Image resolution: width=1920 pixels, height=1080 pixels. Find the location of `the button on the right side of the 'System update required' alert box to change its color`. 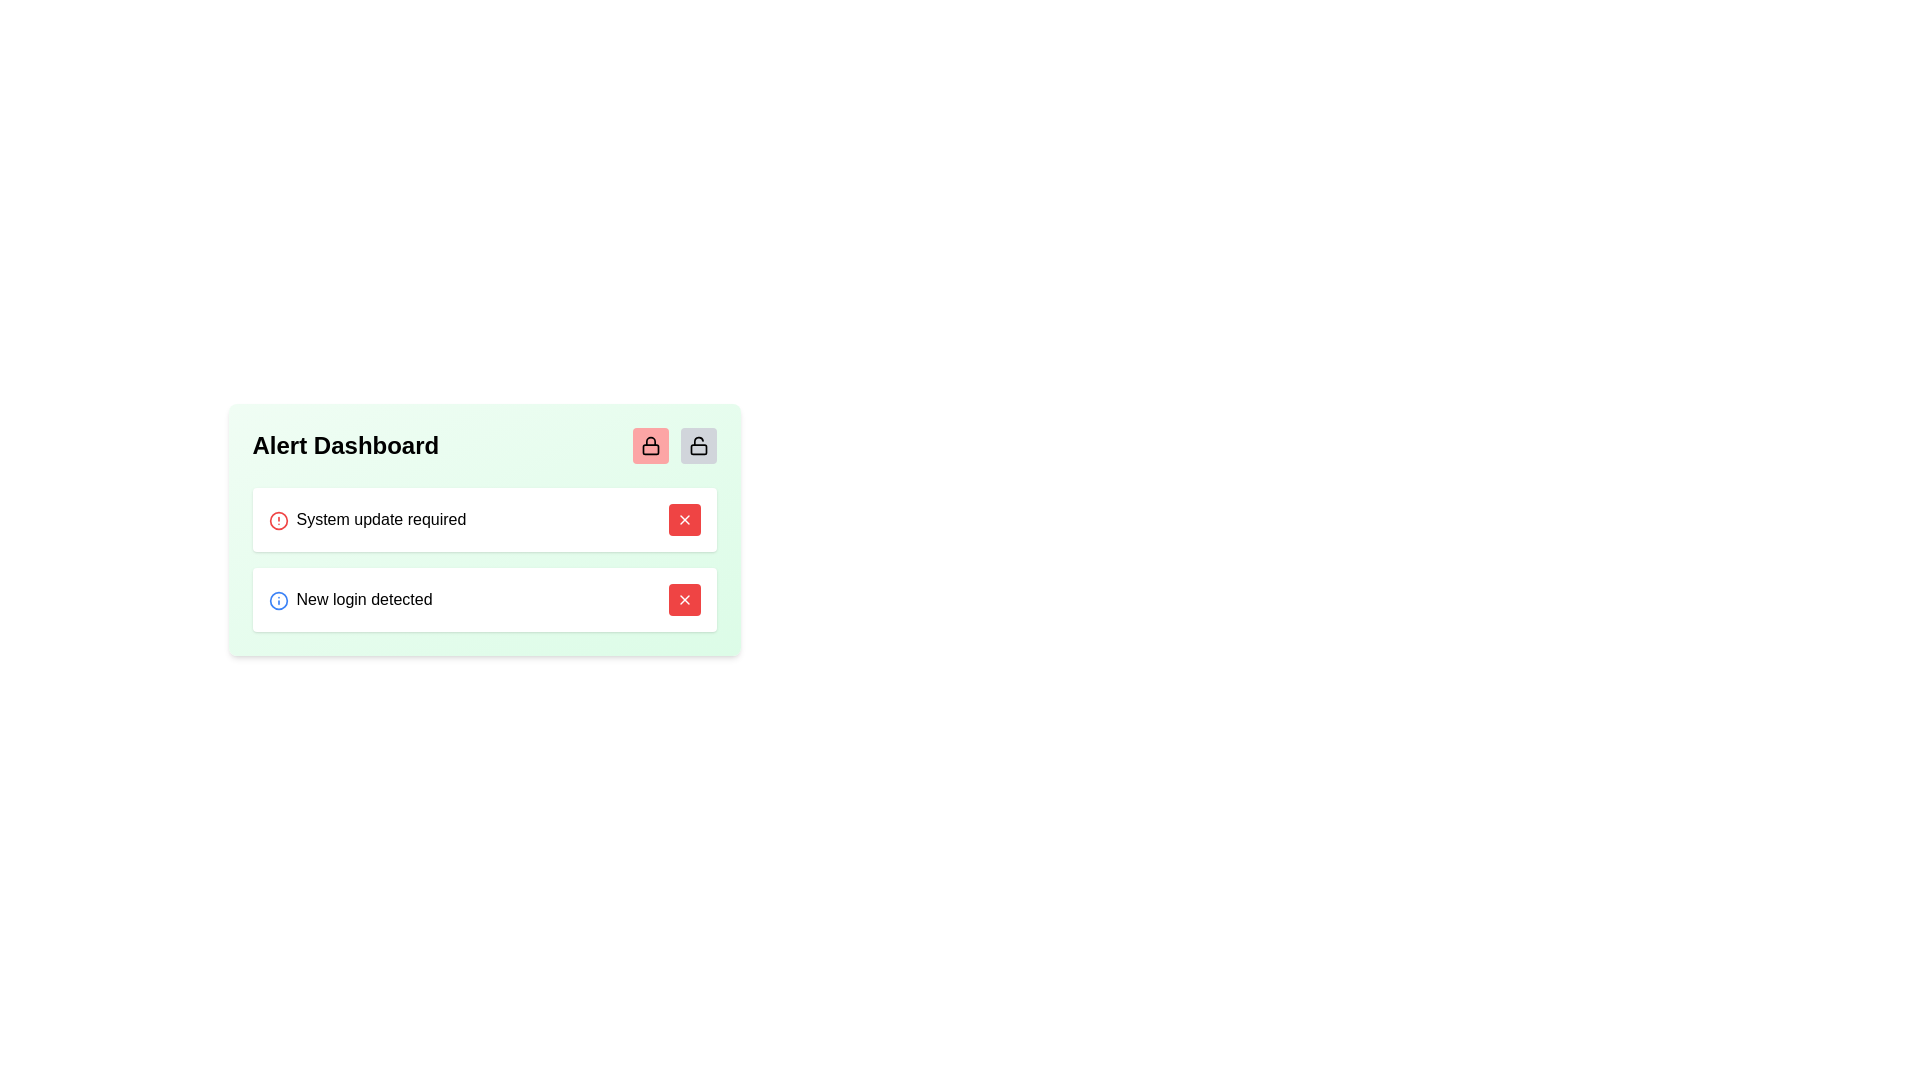

the button on the right side of the 'System update required' alert box to change its color is located at coordinates (684, 519).